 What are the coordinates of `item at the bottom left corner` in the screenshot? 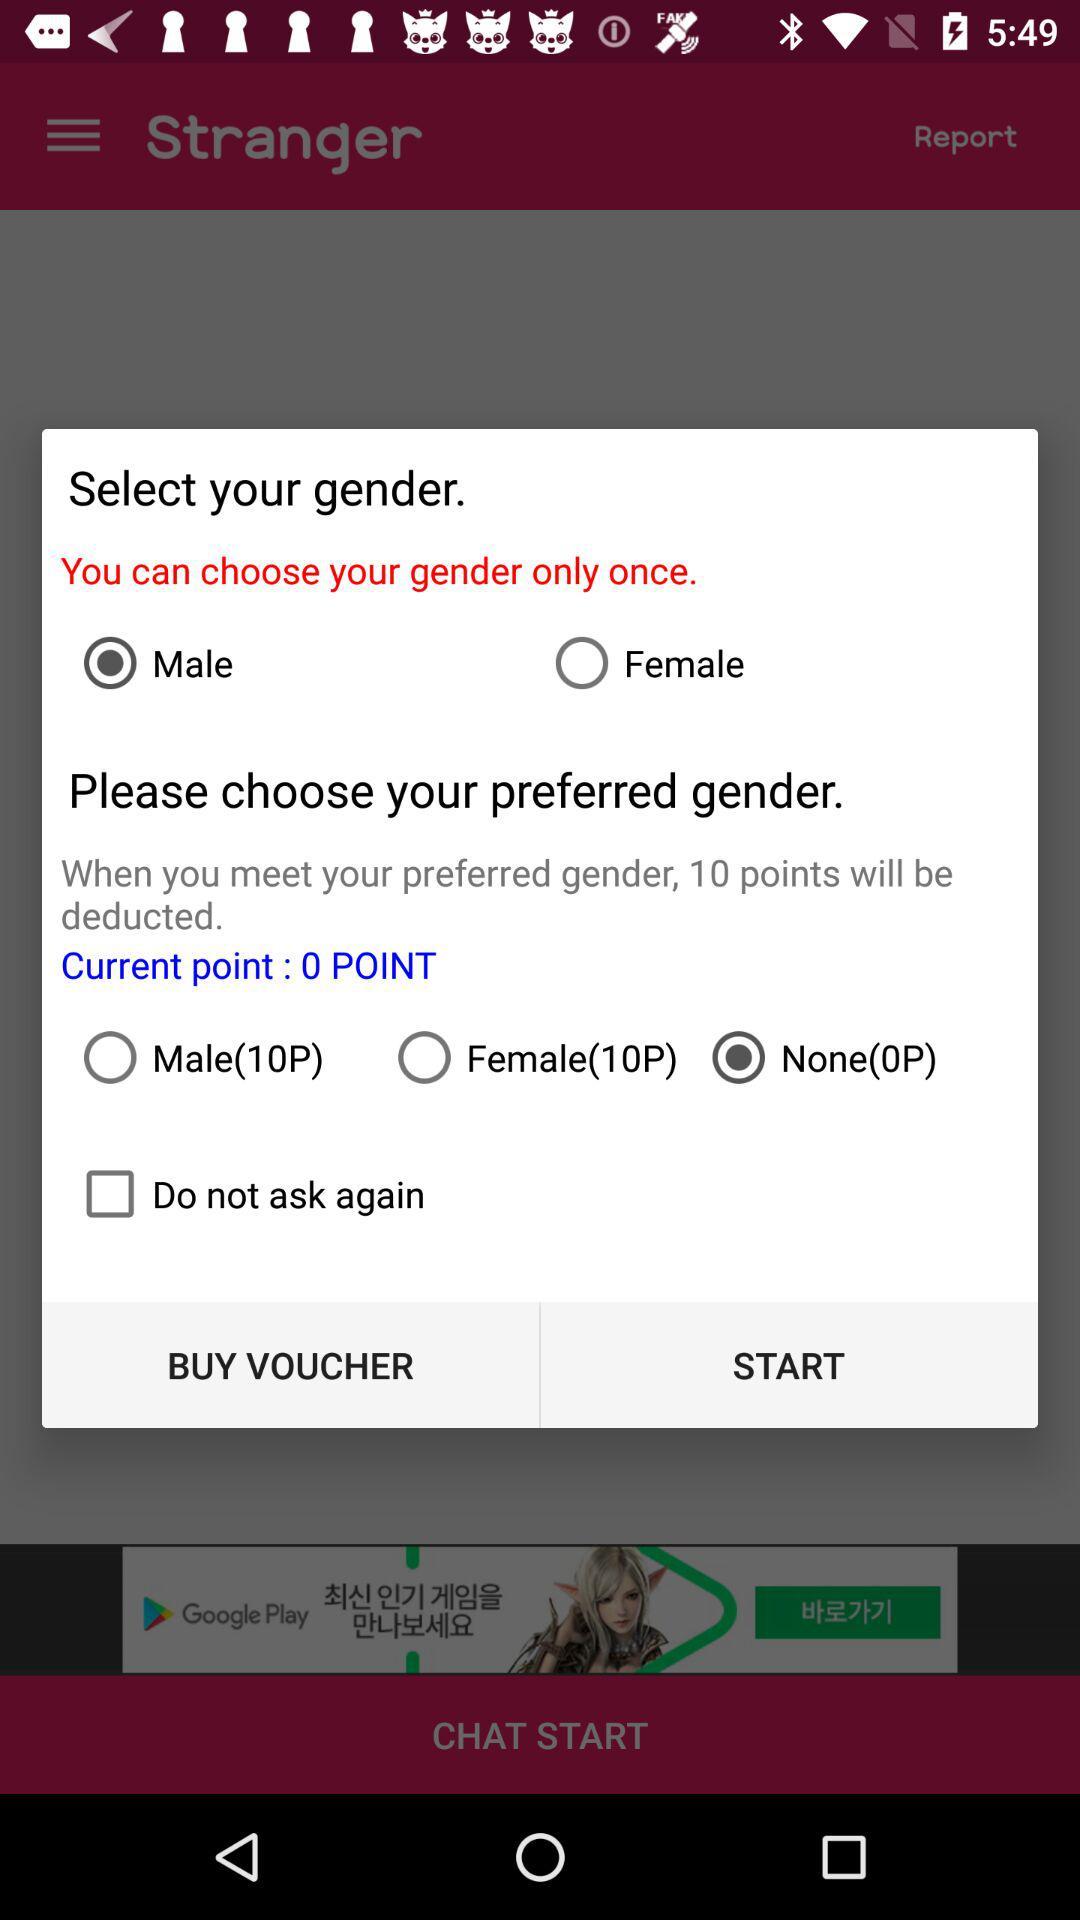 It's located at (290, 1363).